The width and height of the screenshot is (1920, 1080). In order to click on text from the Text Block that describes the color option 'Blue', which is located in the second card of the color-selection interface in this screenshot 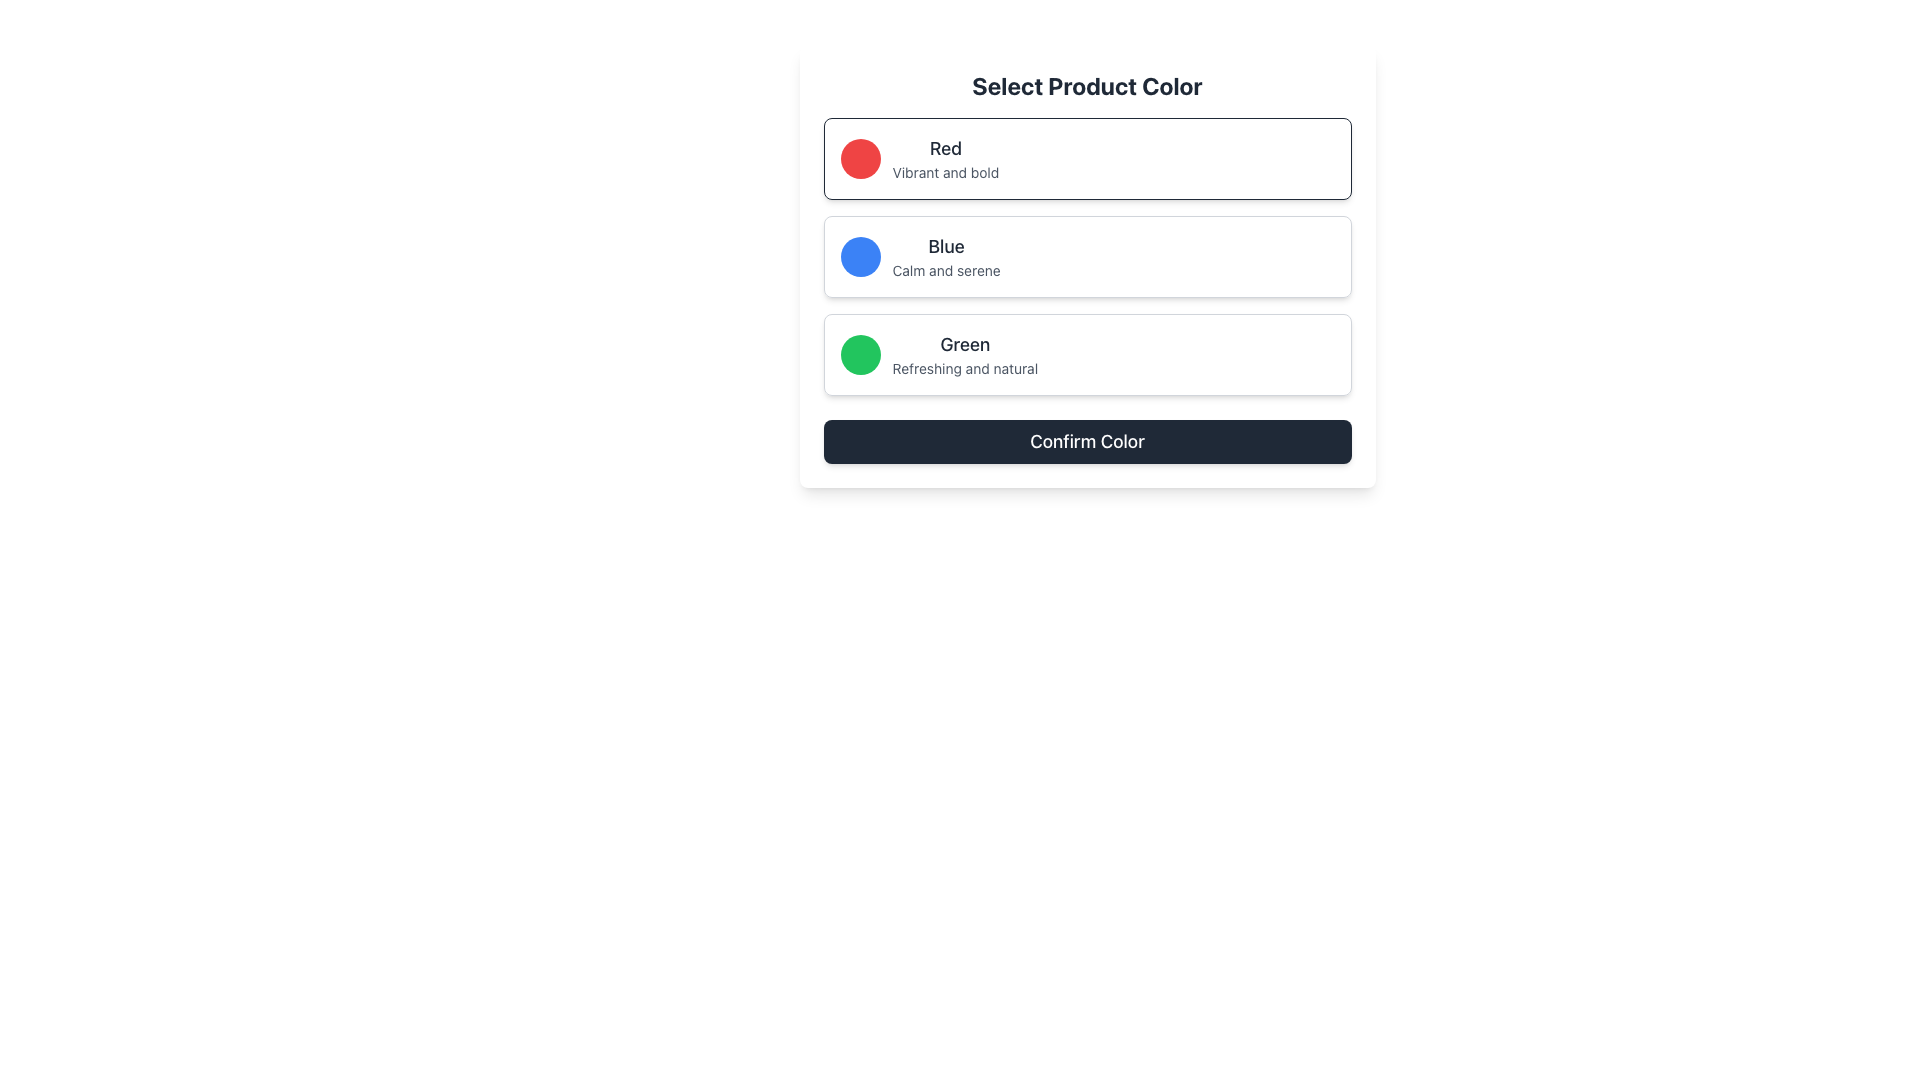, I will do `click(945, 256)`.